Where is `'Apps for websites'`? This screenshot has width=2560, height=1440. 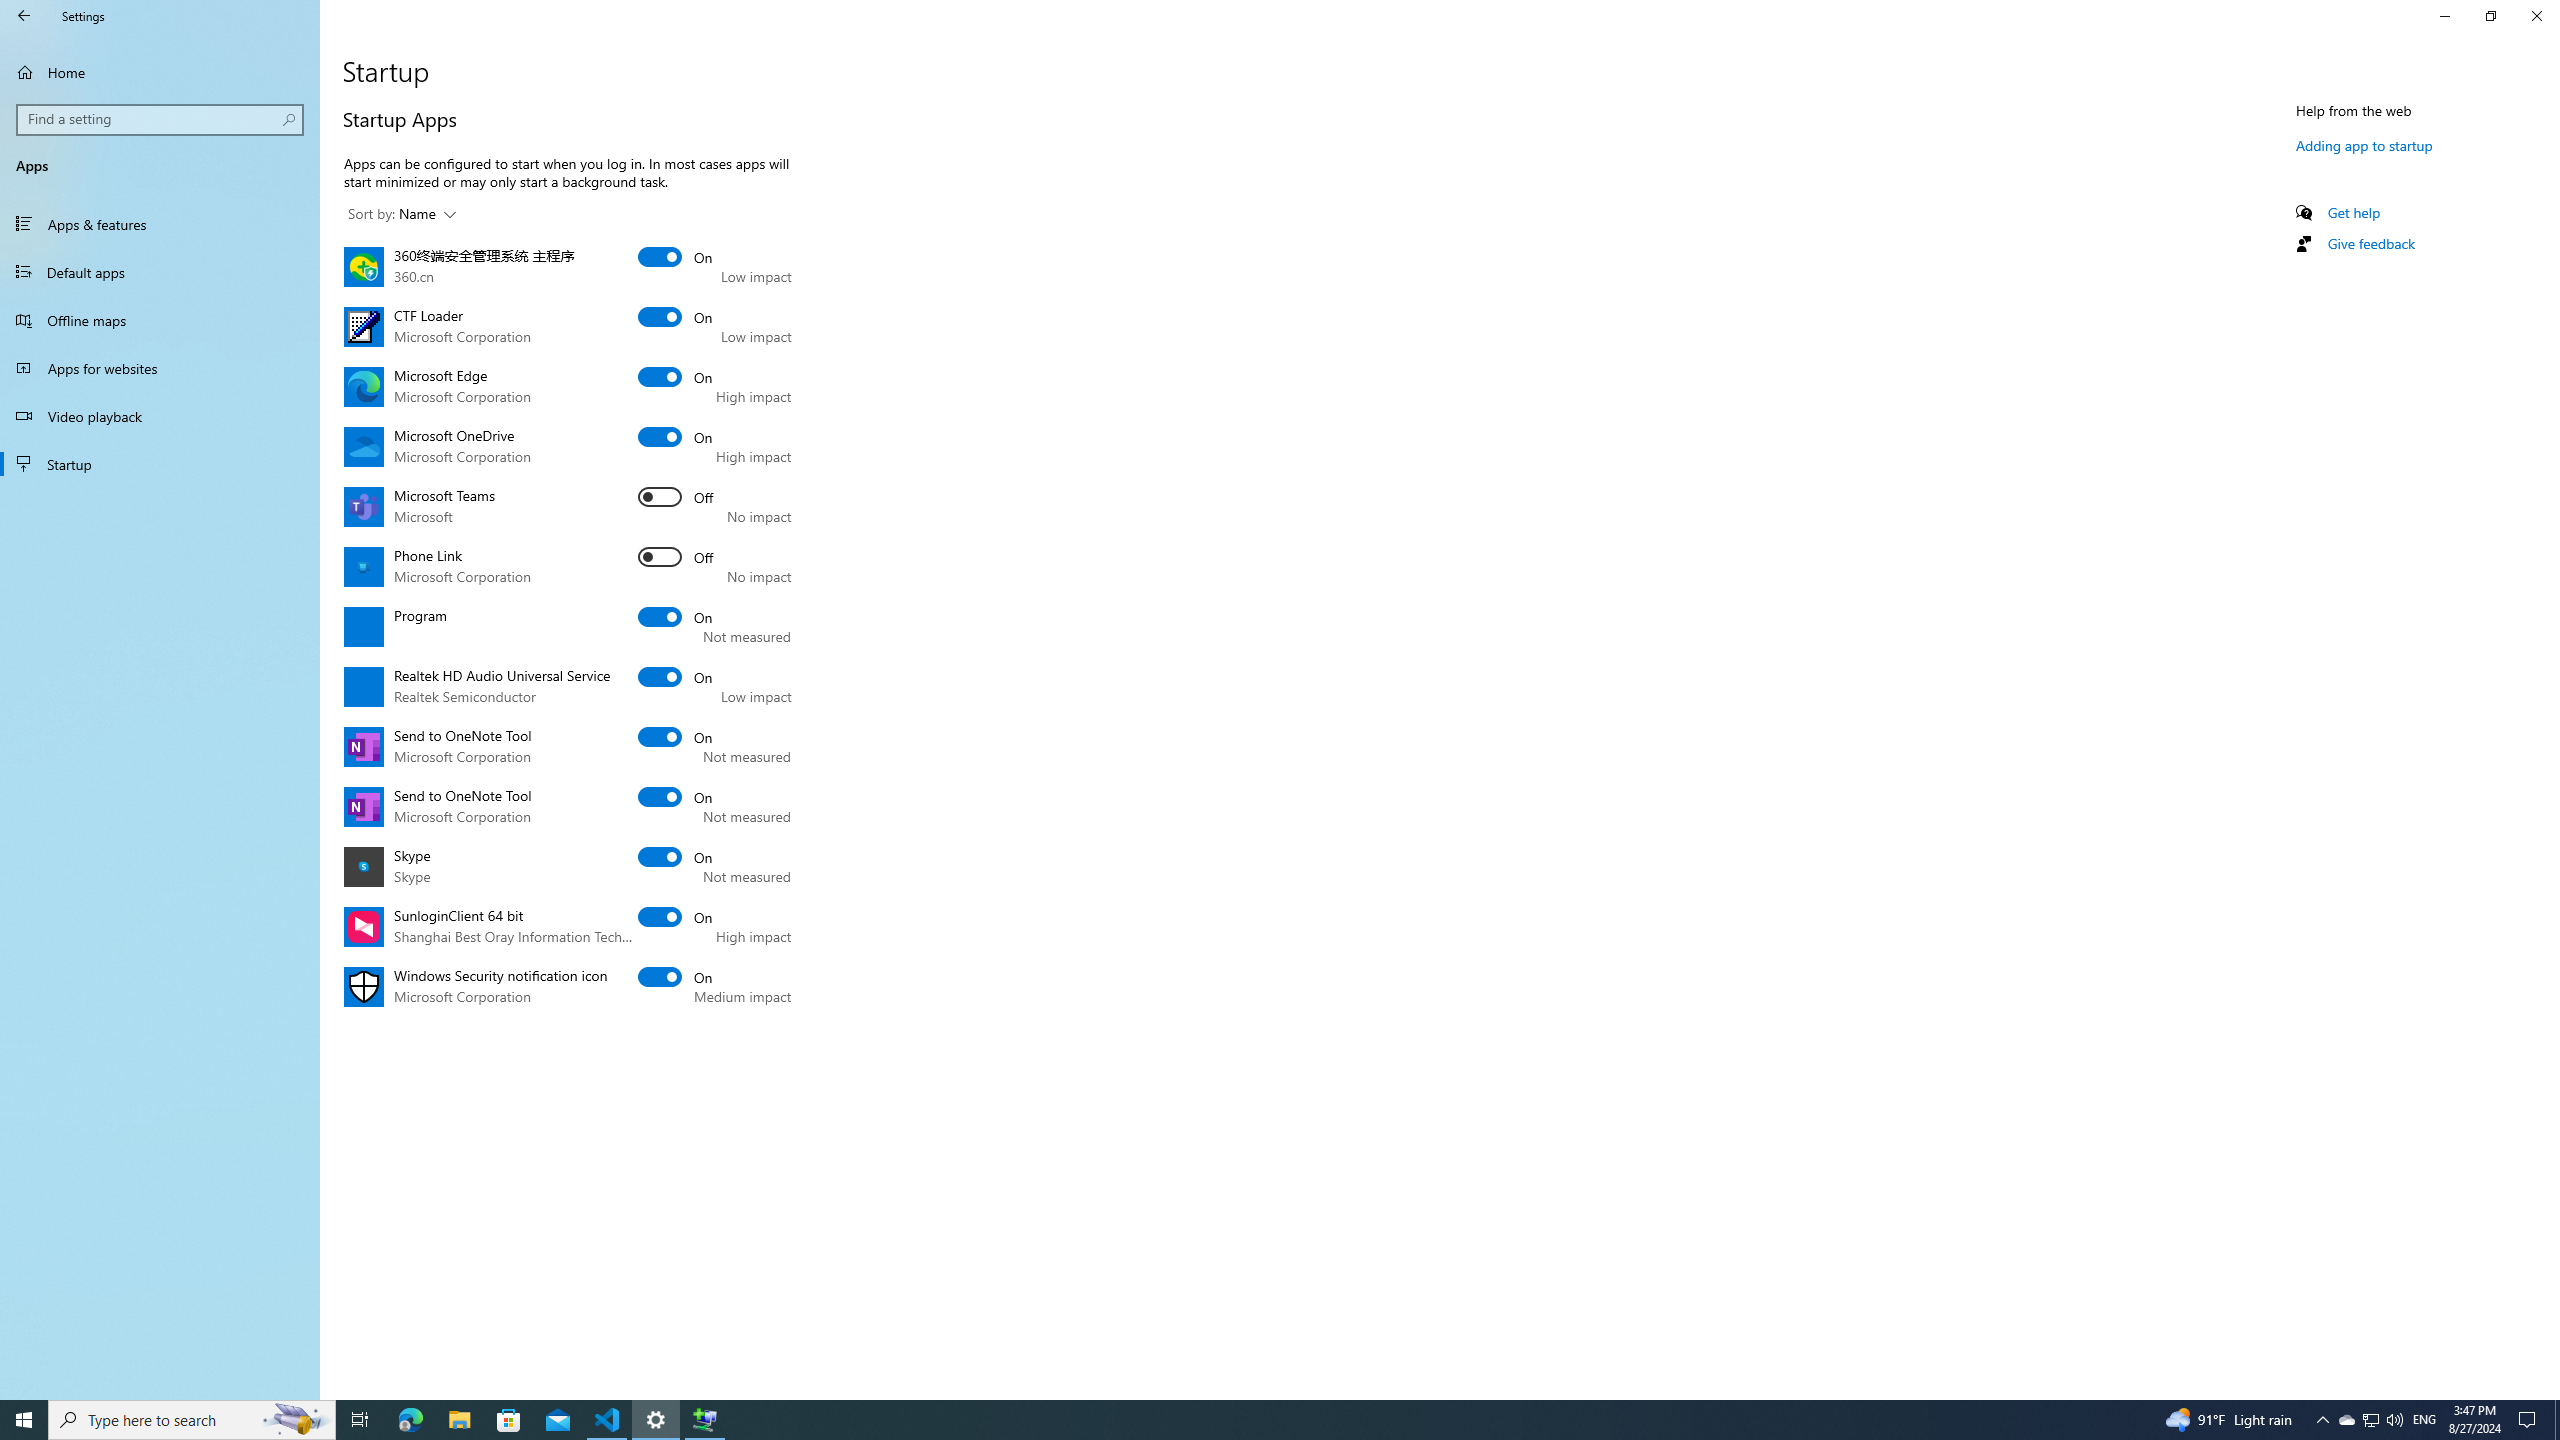 'Apps for websites' is located at coordinates (159, 367).